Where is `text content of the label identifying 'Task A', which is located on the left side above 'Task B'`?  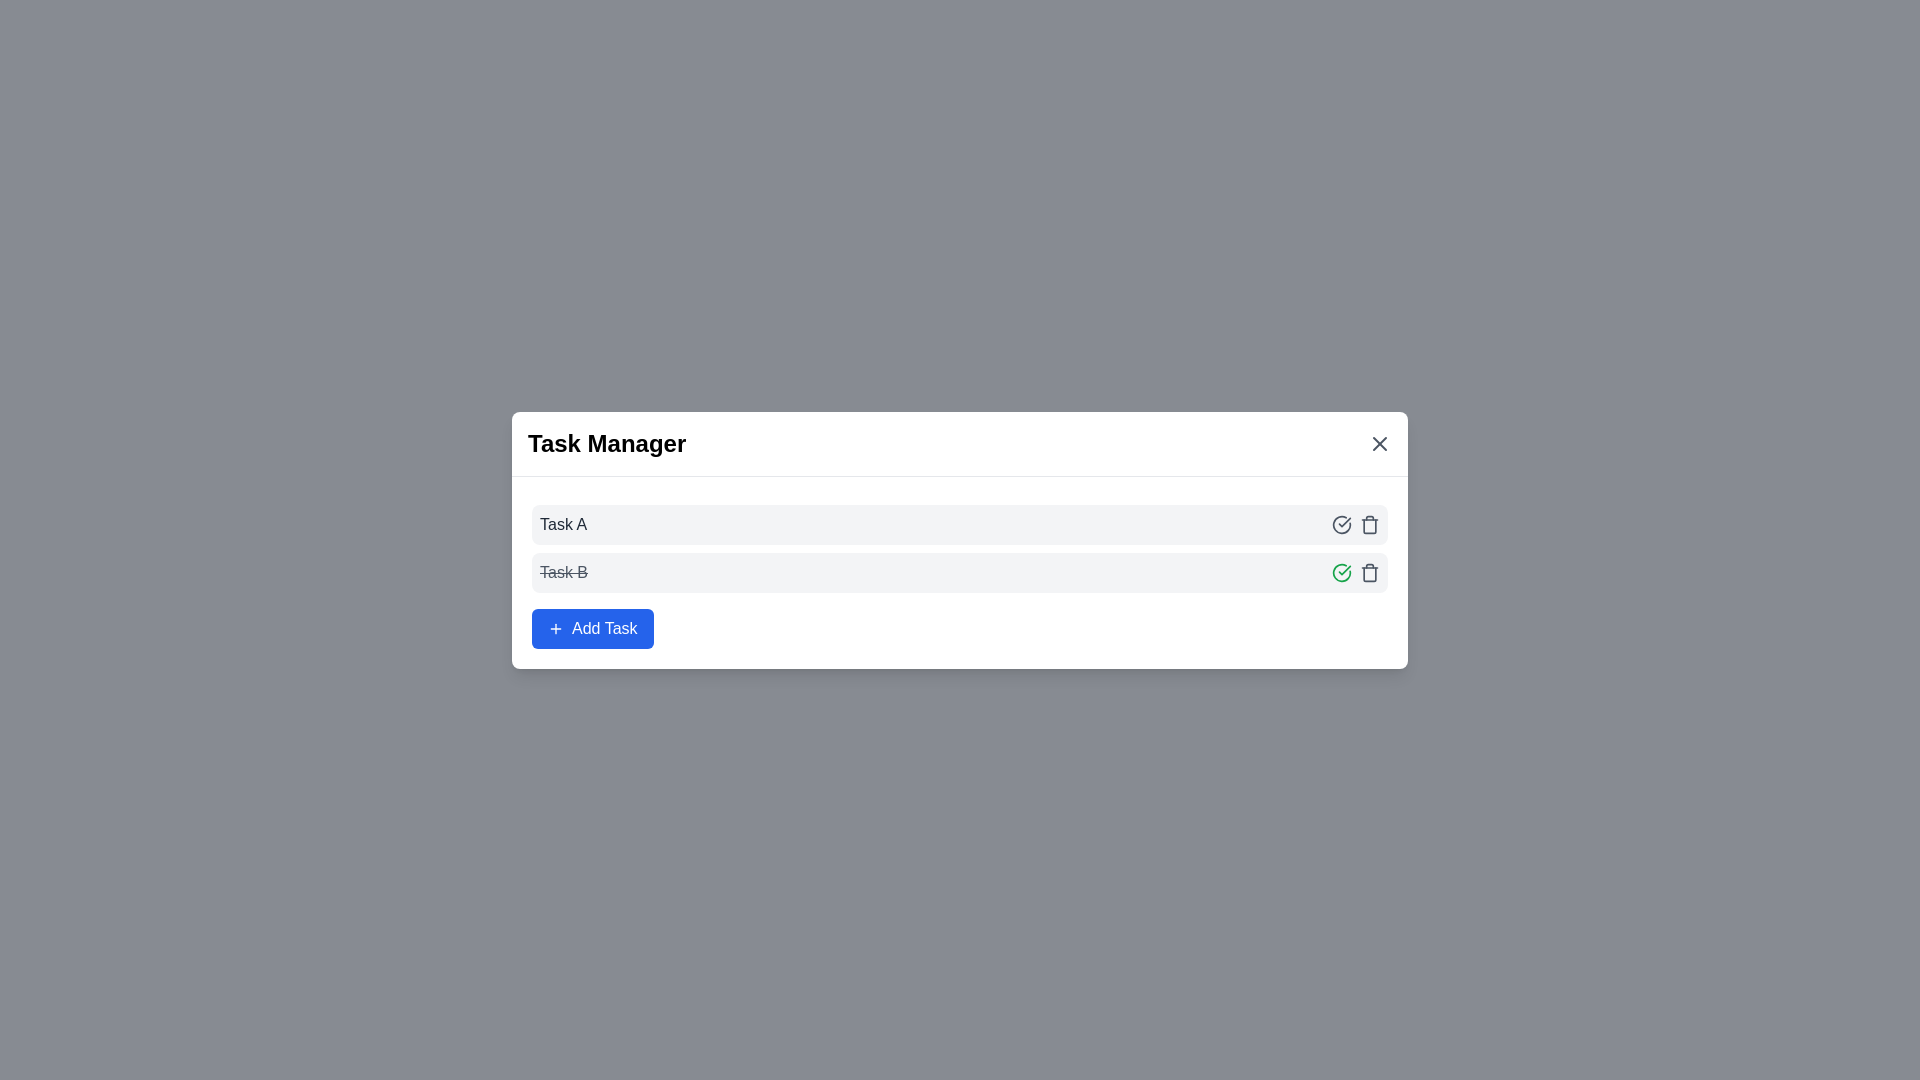 text content of the label identifying 'Task A', which is located on the left side above 'Task B' is located at coordinates (562, 523).